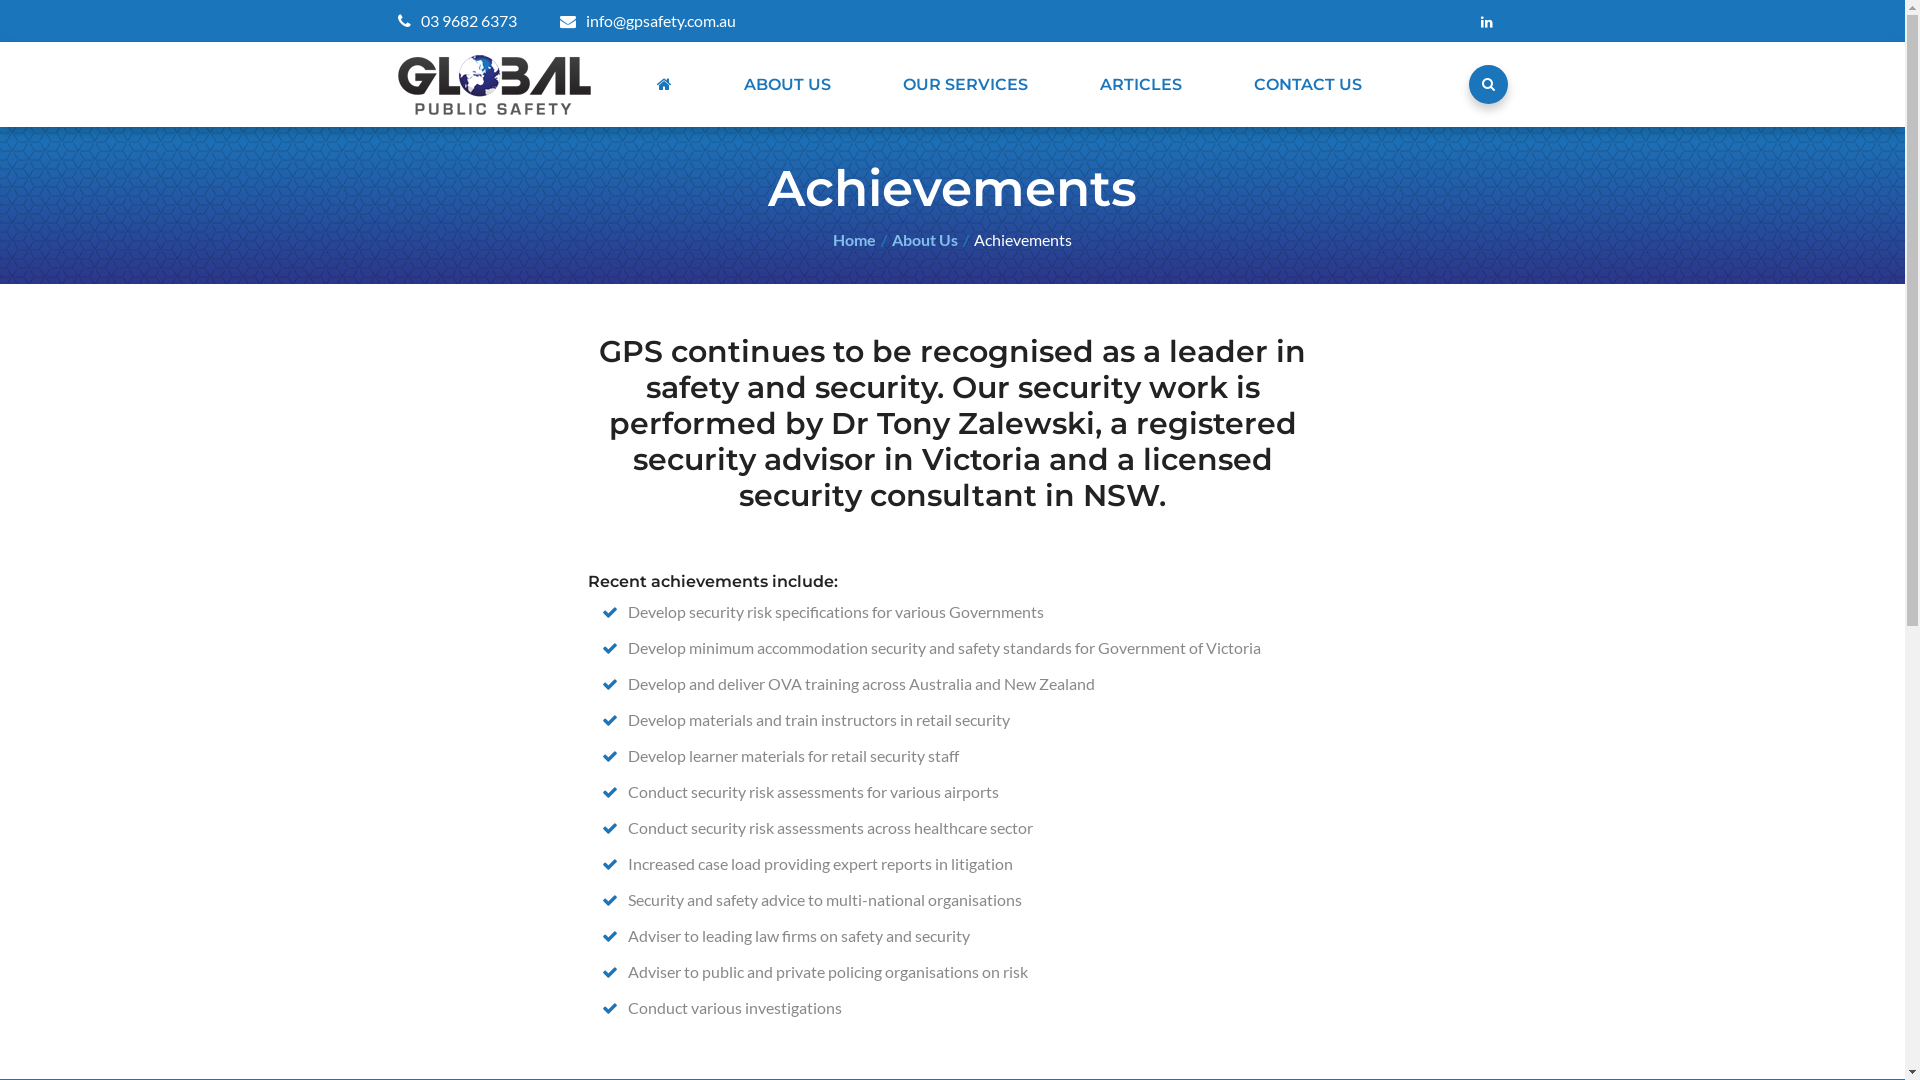 This screenshot has width=1920, height=1080. What do you see at coordinates (733, 83) in the screenshot?
I see `'ABOUT US'` at bounding box center [733, 83].